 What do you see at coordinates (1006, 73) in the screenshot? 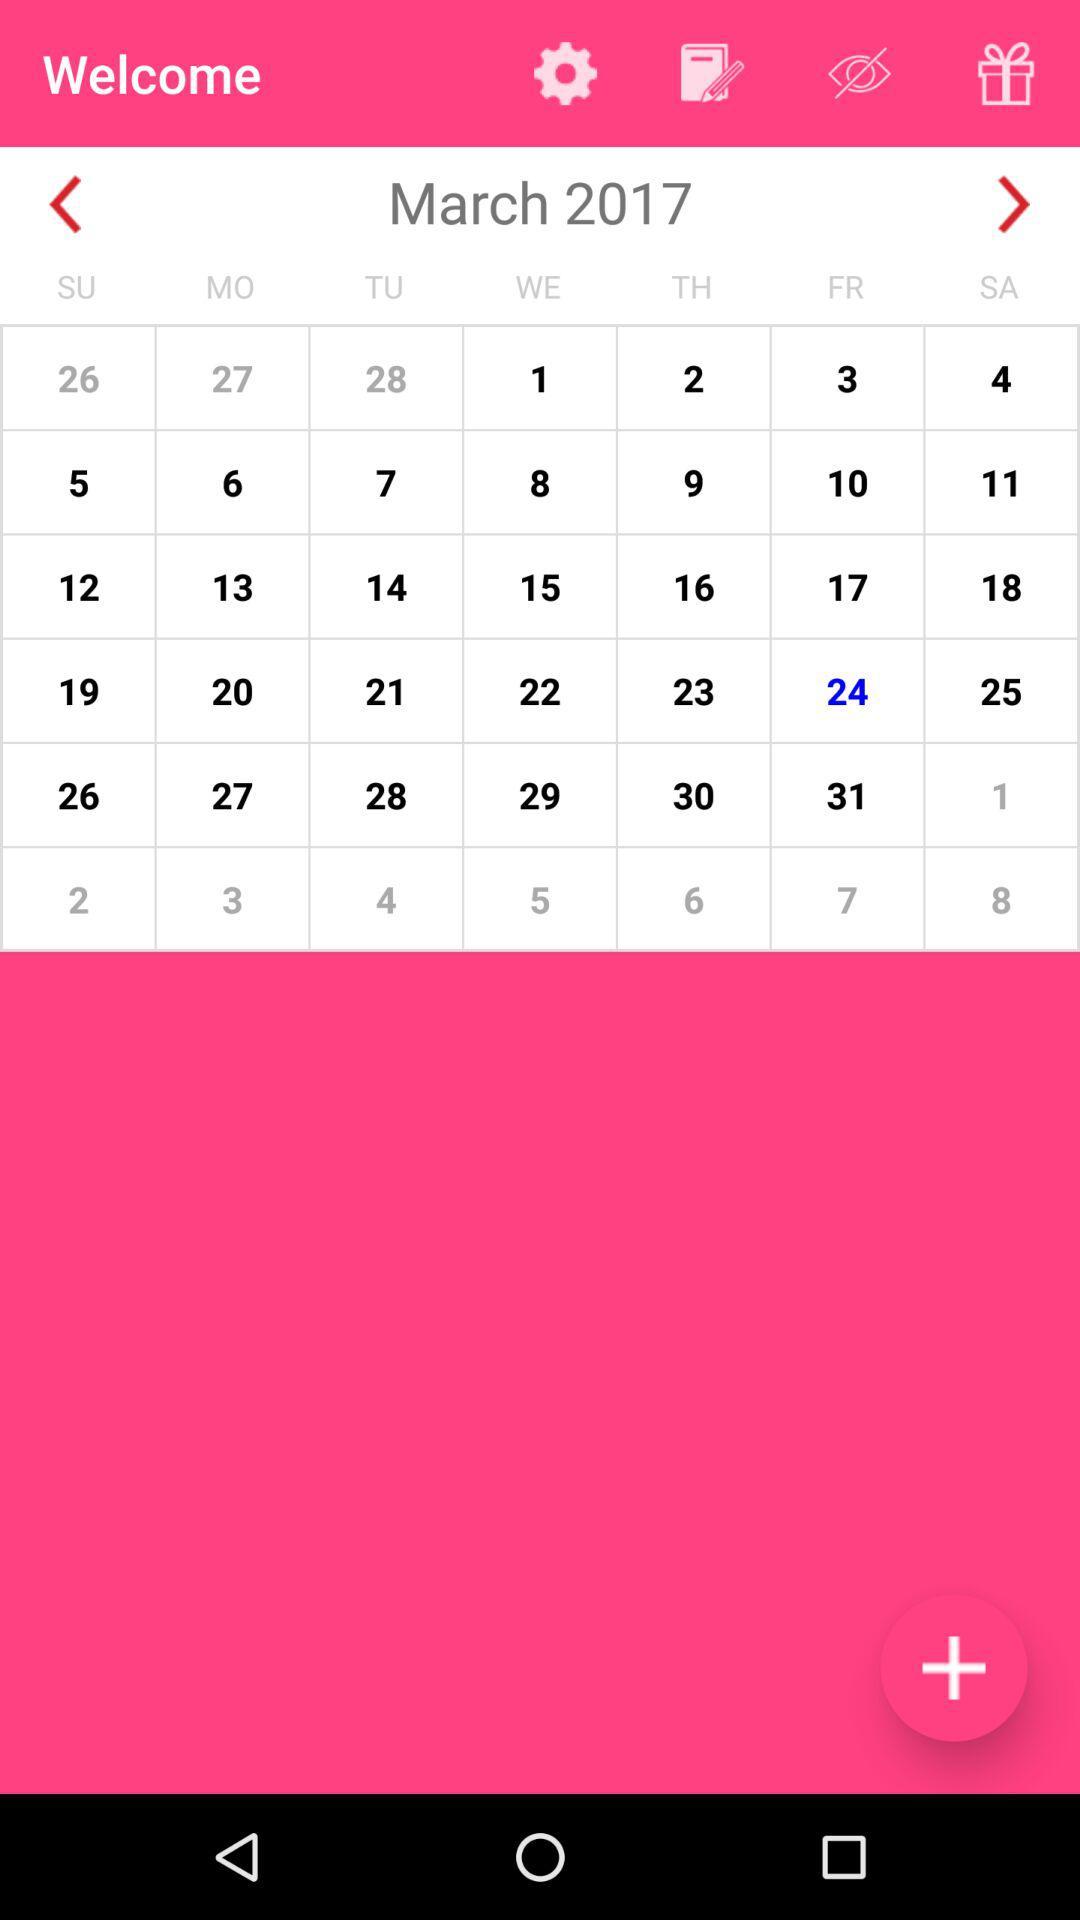
I see `shows a gift option` at bounding box center [1006, 73].